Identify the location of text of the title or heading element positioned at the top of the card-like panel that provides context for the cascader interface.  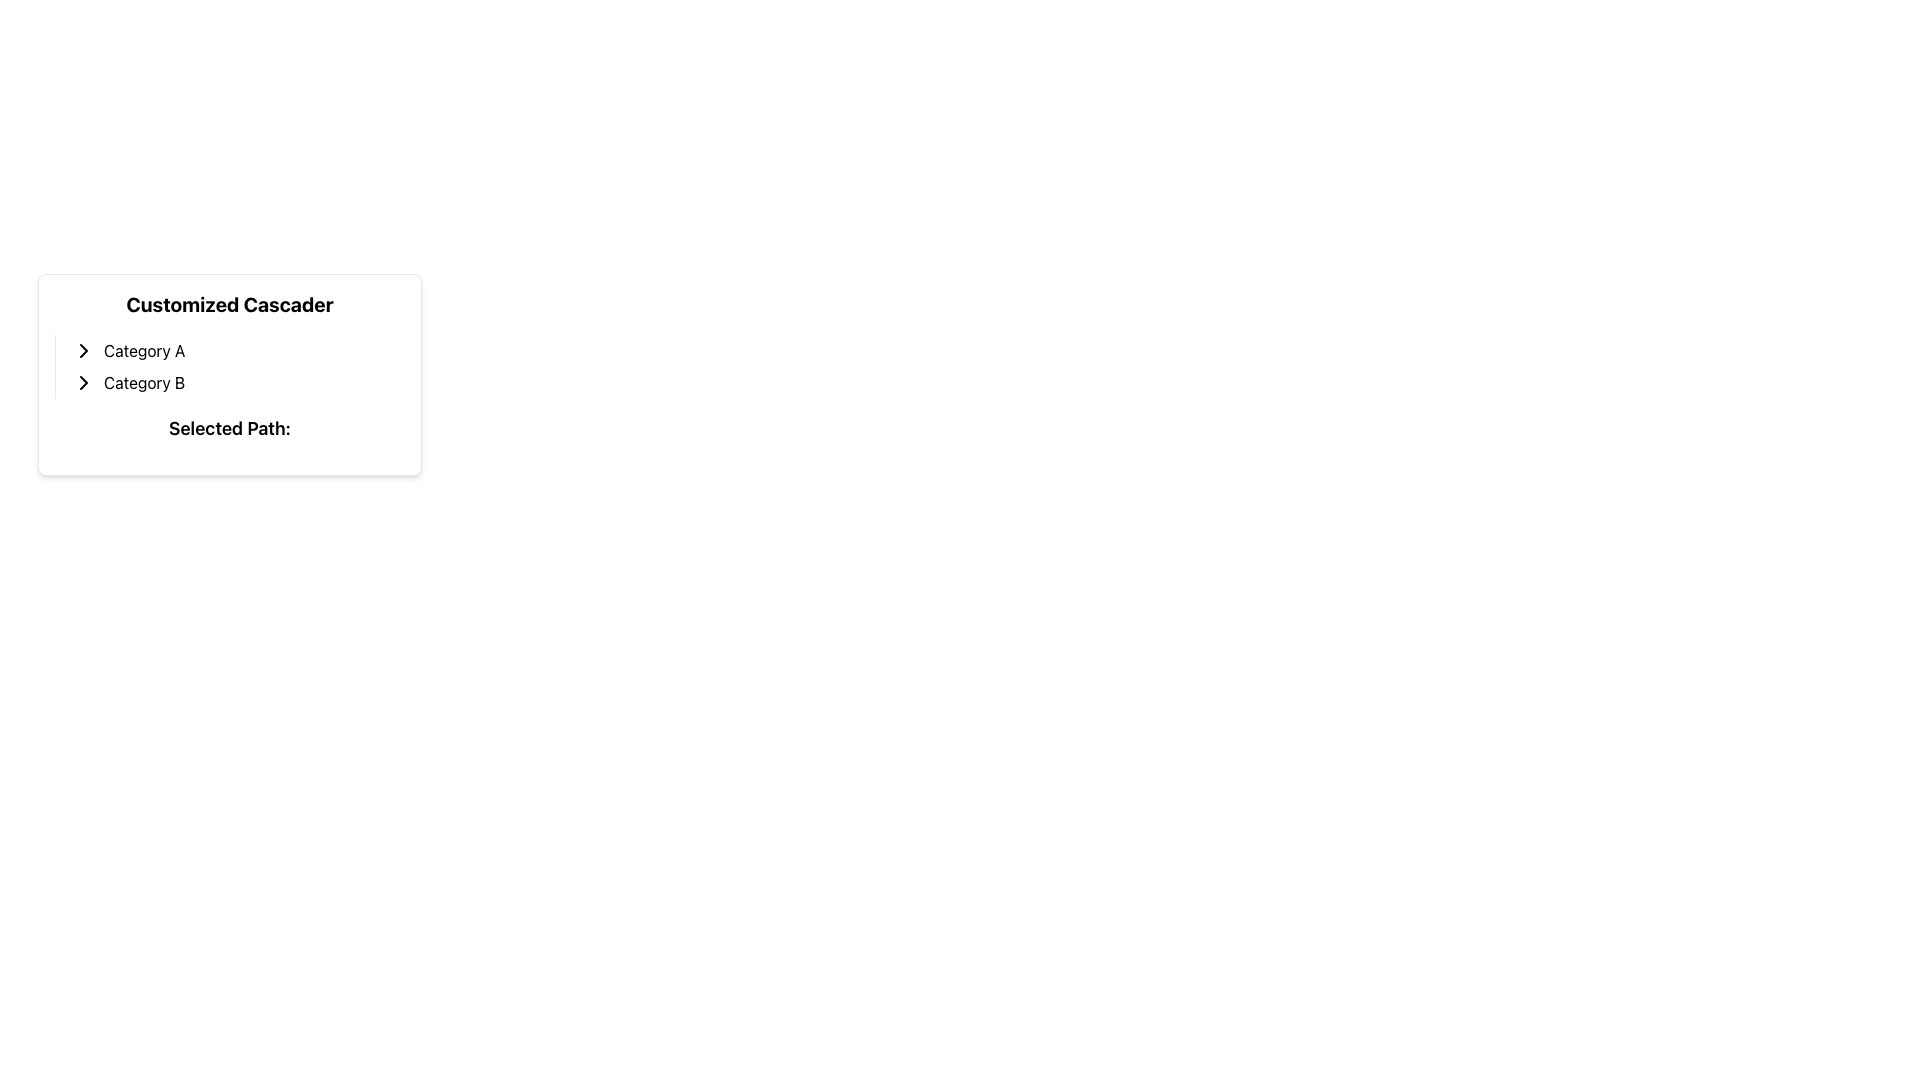
(230, 304).